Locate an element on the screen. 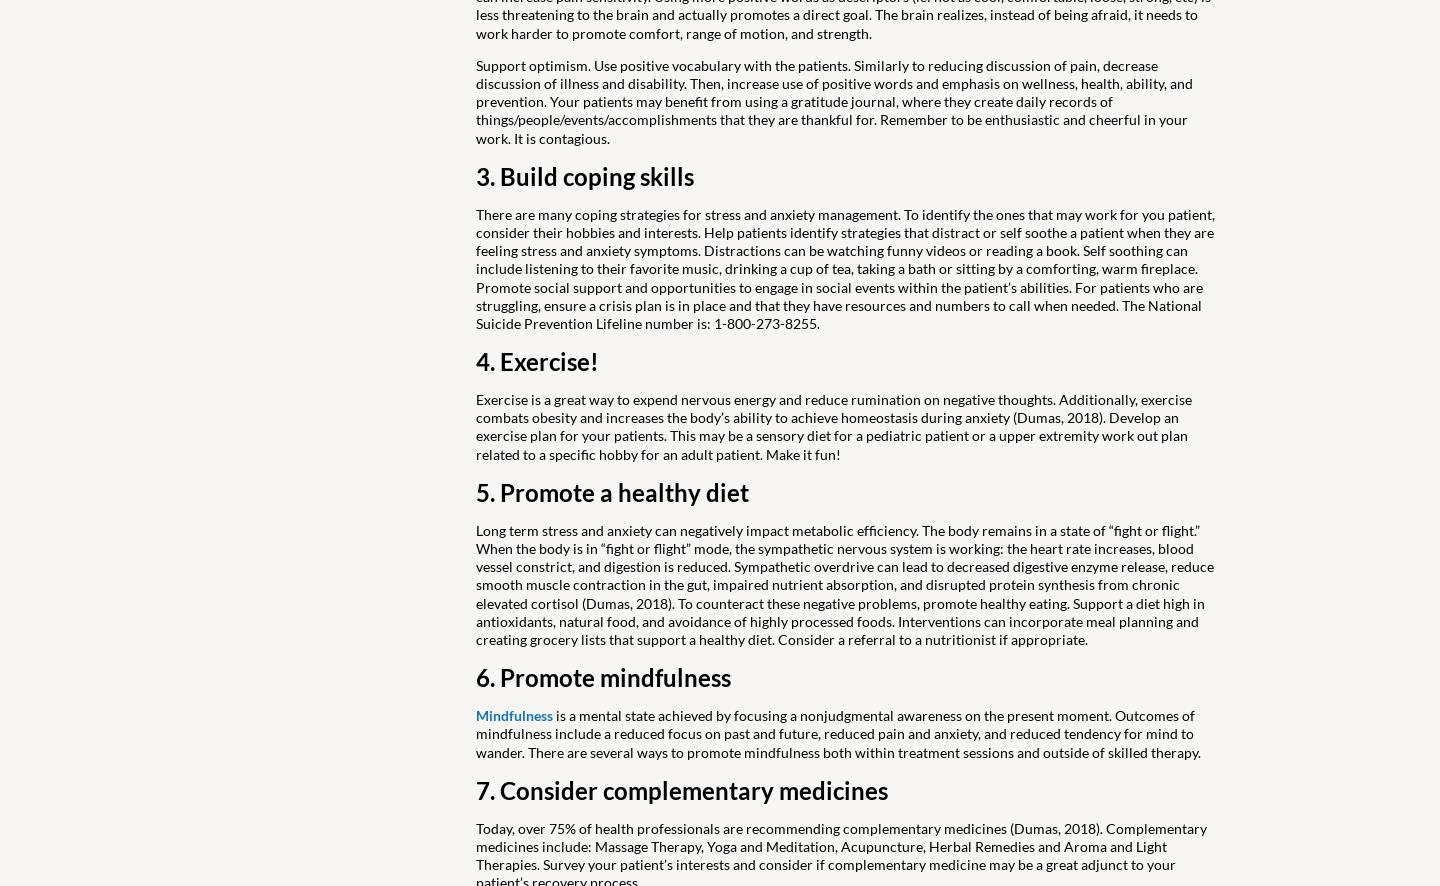  'There are many coping strategies for stress and anxiety management. To identify the ones that may work for you patient, consider their hobbies and interests. Help patients identify strategies that distract or self soothe a patient when they are feeling stress and anxiety symptoms. Distractions can be watching funny videos or reading a book. Self soothing can include listening to their favorite music, drinking a cup of tea, taking a bath or sitting by a comforting, warm fireplace. Promote social support and opportunities to engage in social events within the patient’s abilities. For patients who are struggling, ensure a crisis plan is in place and that they have resources and numbers to call when needed. The National Suicide Prevention Lifeline number is: 1-800-273-8255.' is located at coordinates (844, 268).